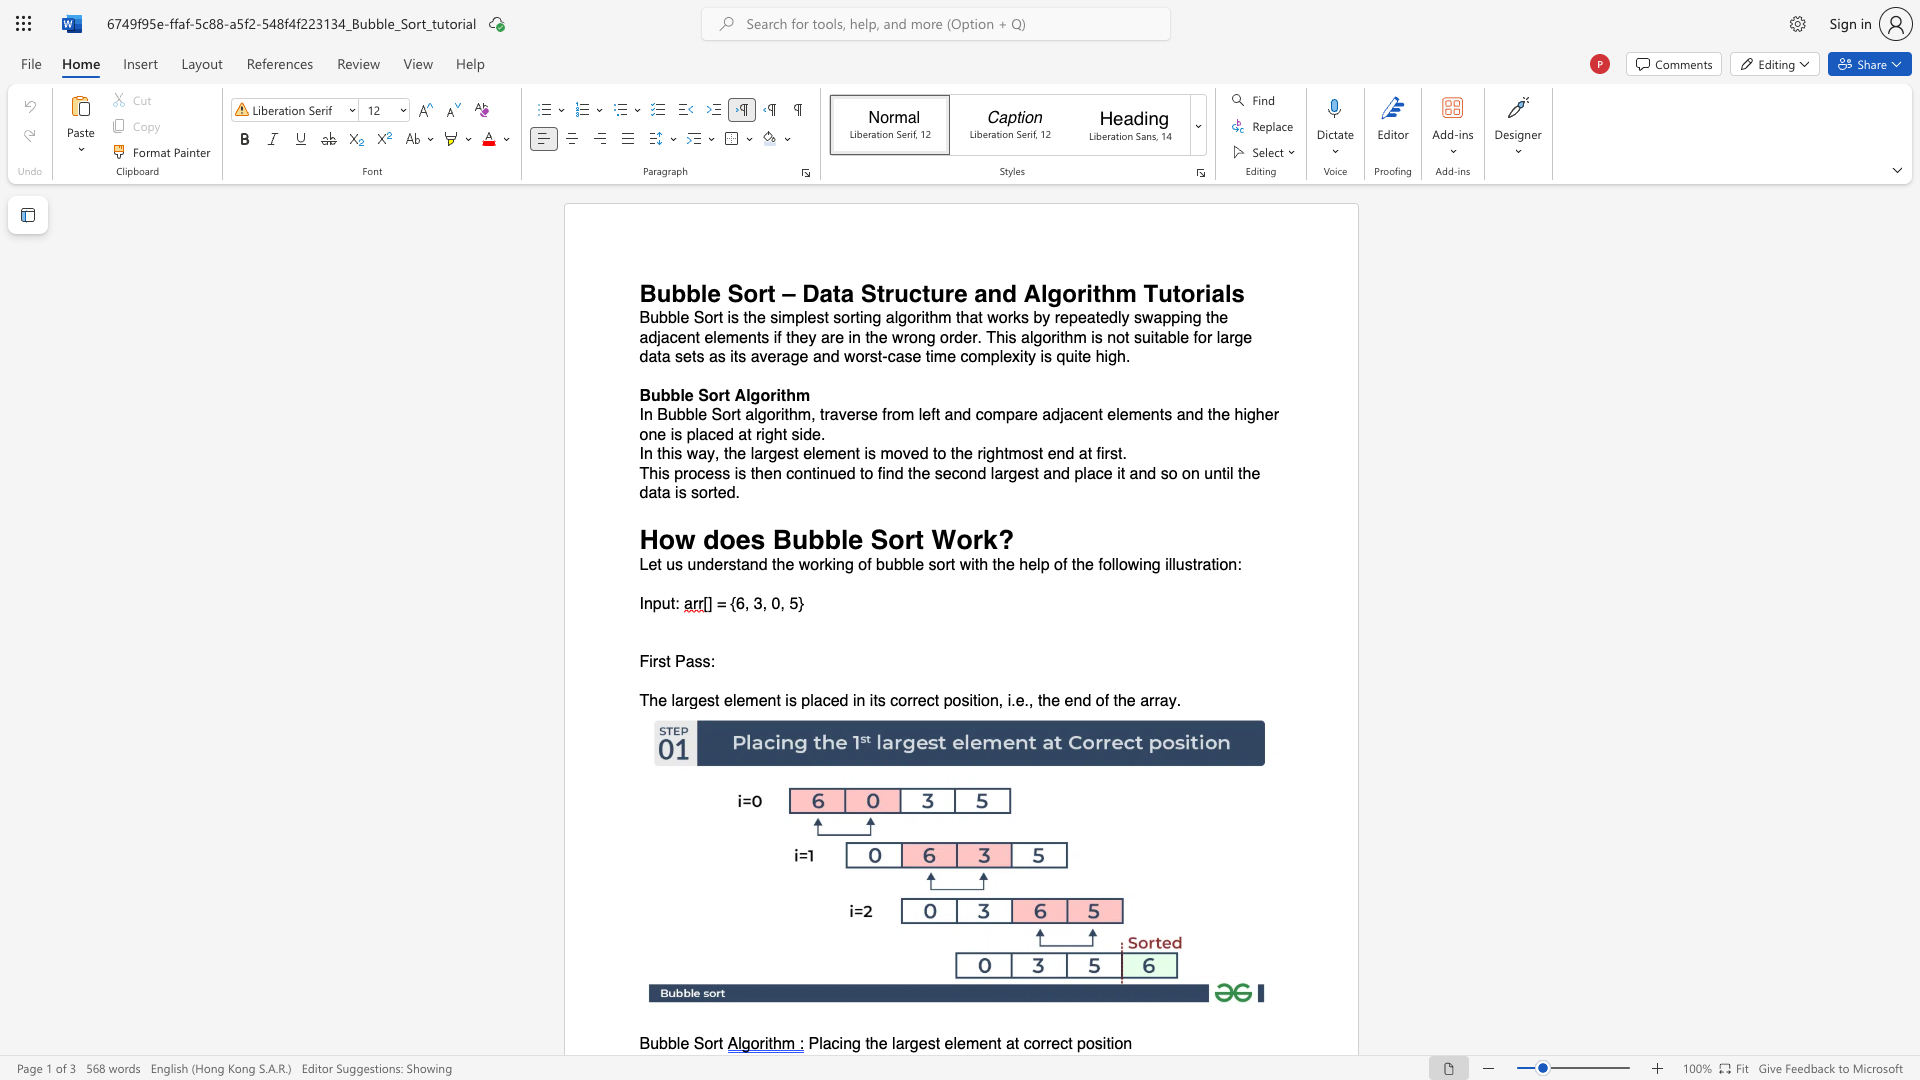 The image size is (1920, 1080). Describe the element at coordinates (1079, 565) in the screenshot. I see `the 5th character "h" in the text` at that location.